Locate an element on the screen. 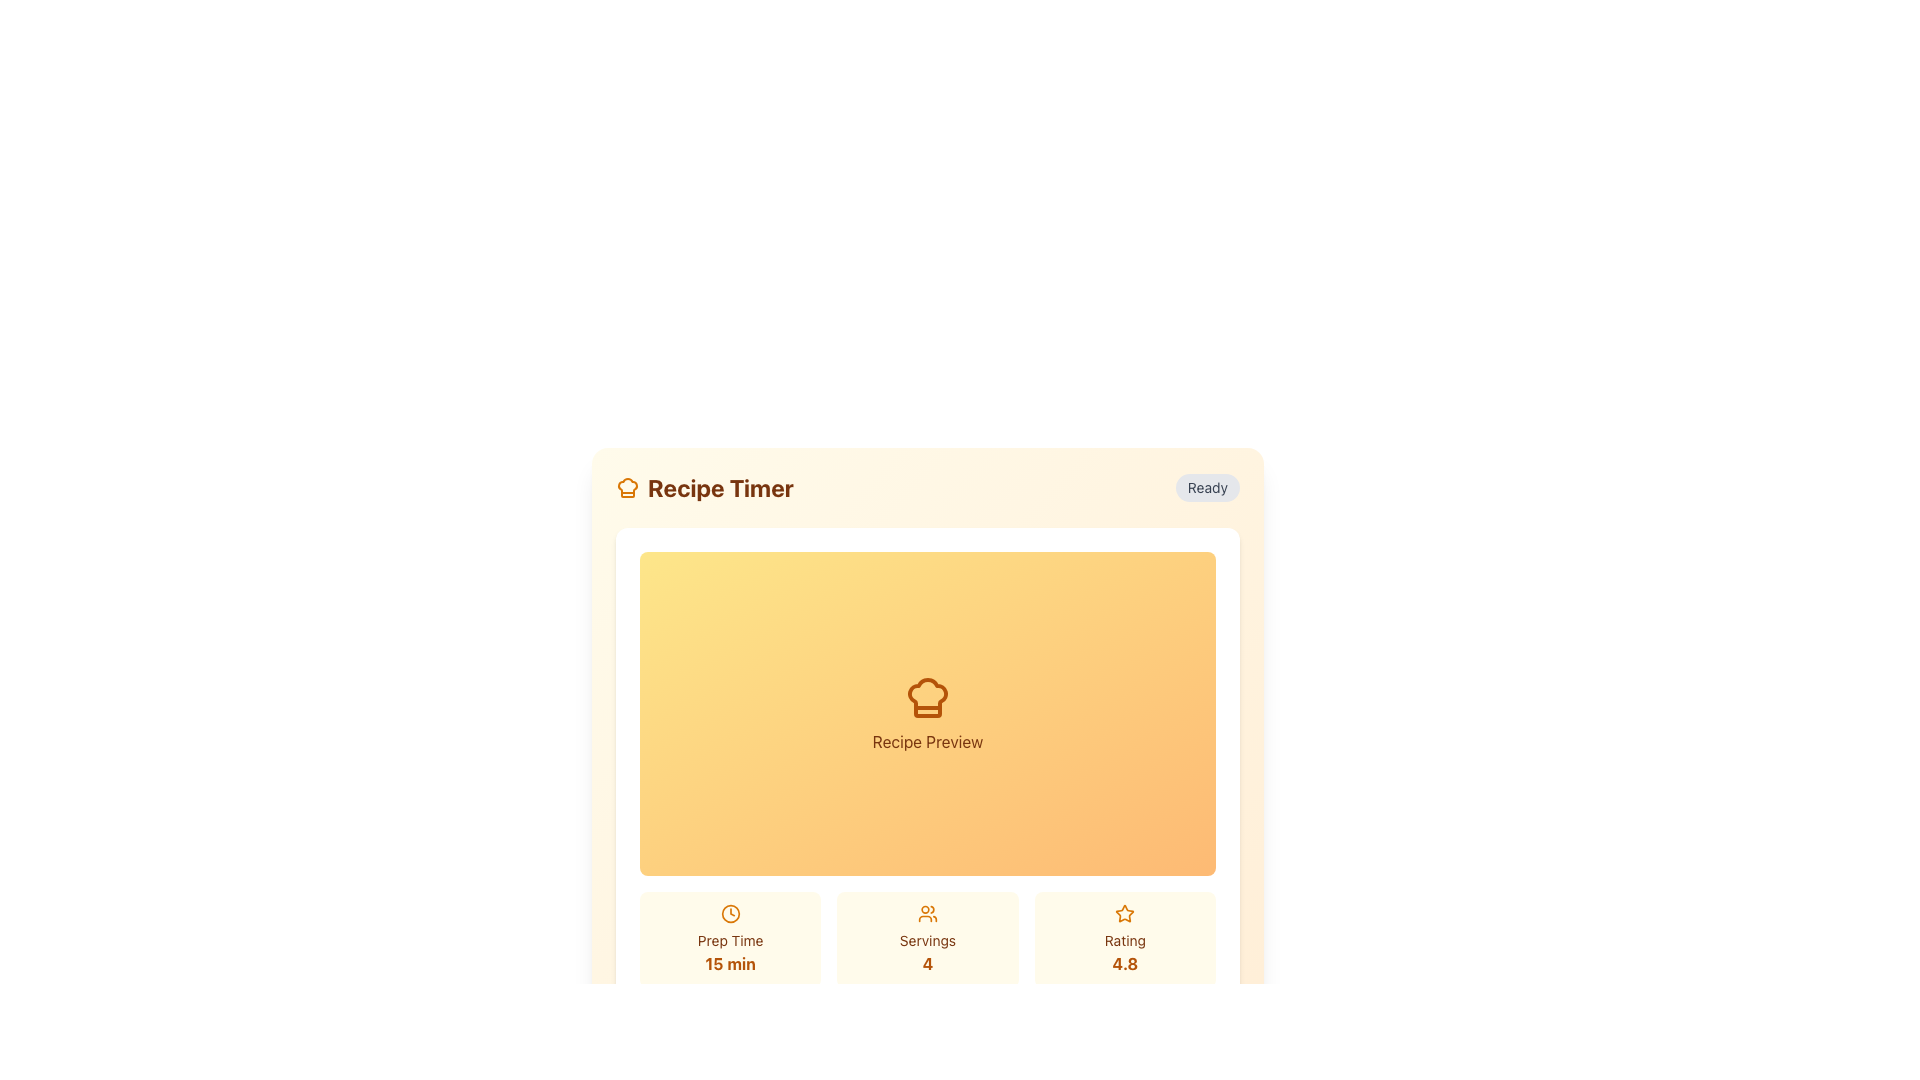 This screenshot has width=1920, height=1080. the Informational card that contains the icon of a group of people, the text 'Servings', and the number '4', located in the center of the row beneath the 'Recipe Preview' section is located at coordinates (926, 940).